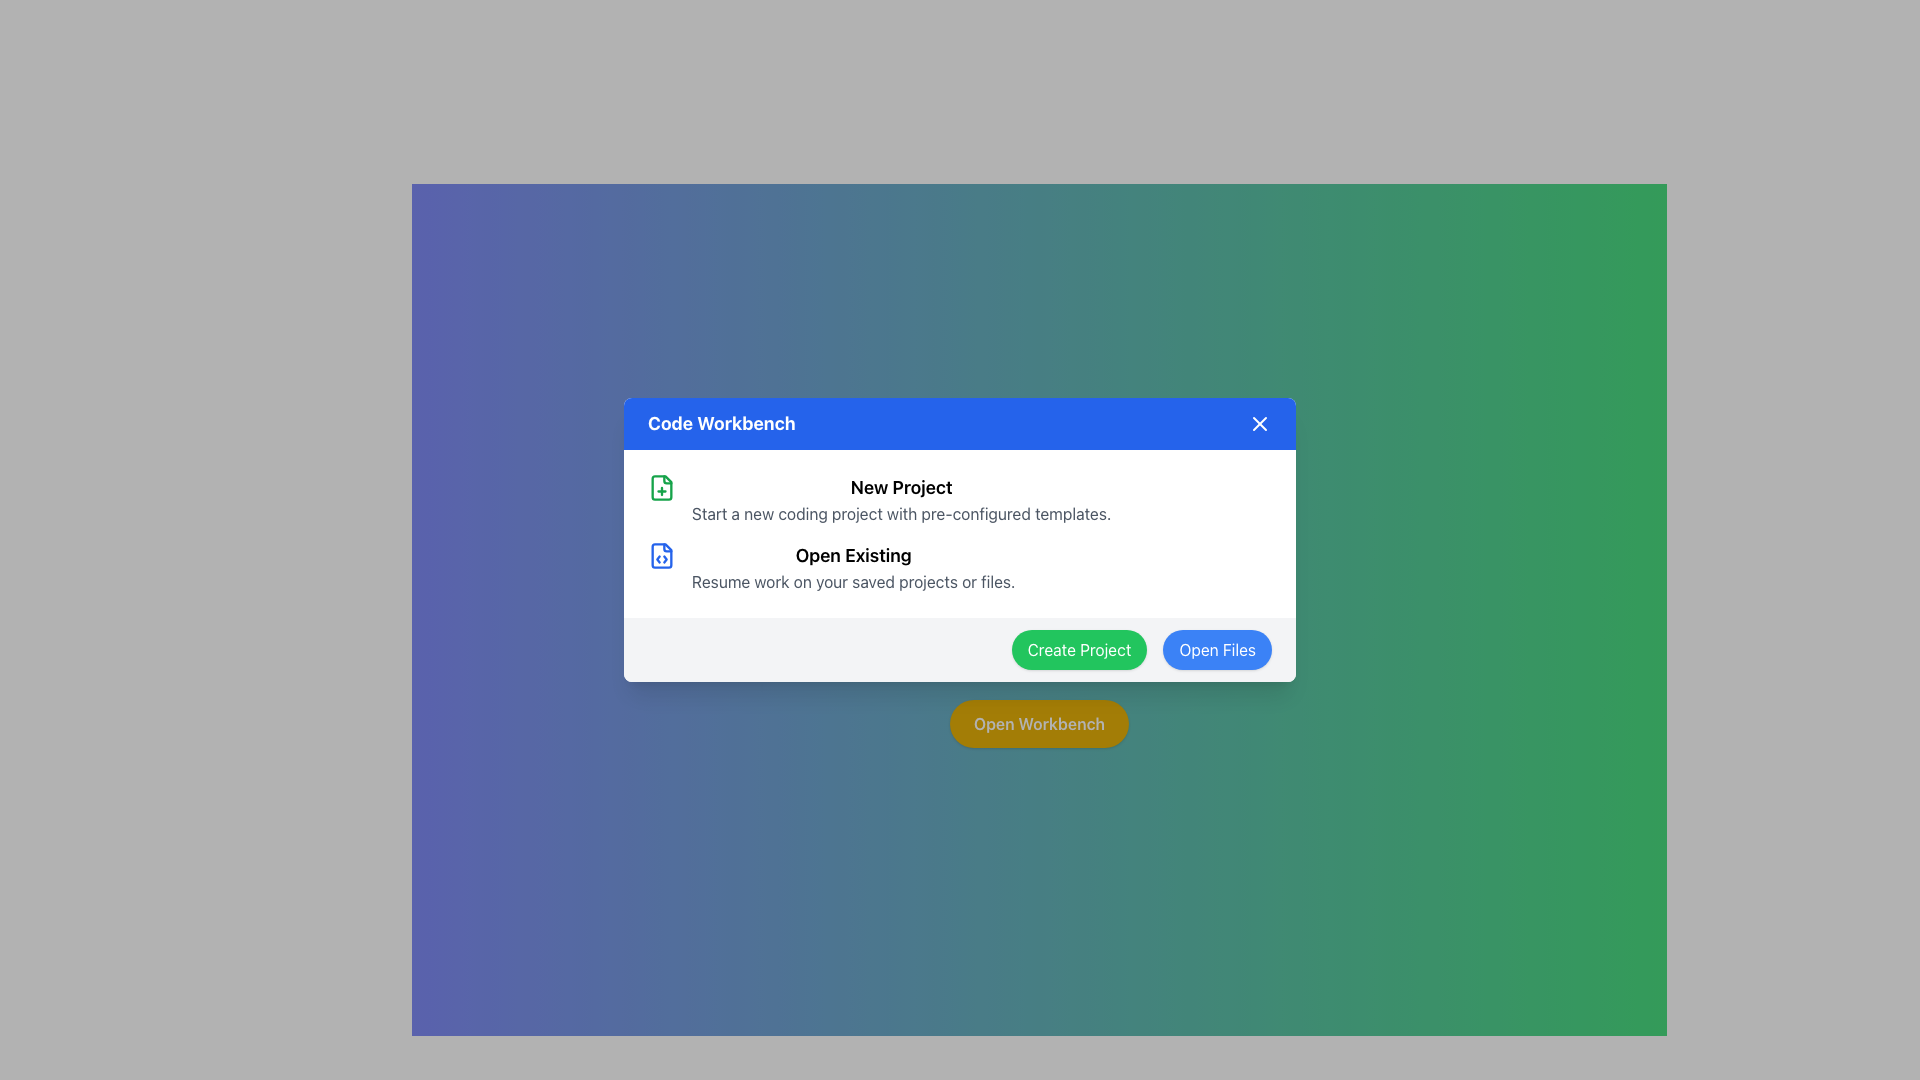 This screenshot has width=1920, height=1080. What do you see at coordinates (1039, 724) in the screenshot?
I see `the prominently styled button with rounded edges and a vibrant yellow background, labeled 'Open Workbench'` at bounding box center [1039, 724].